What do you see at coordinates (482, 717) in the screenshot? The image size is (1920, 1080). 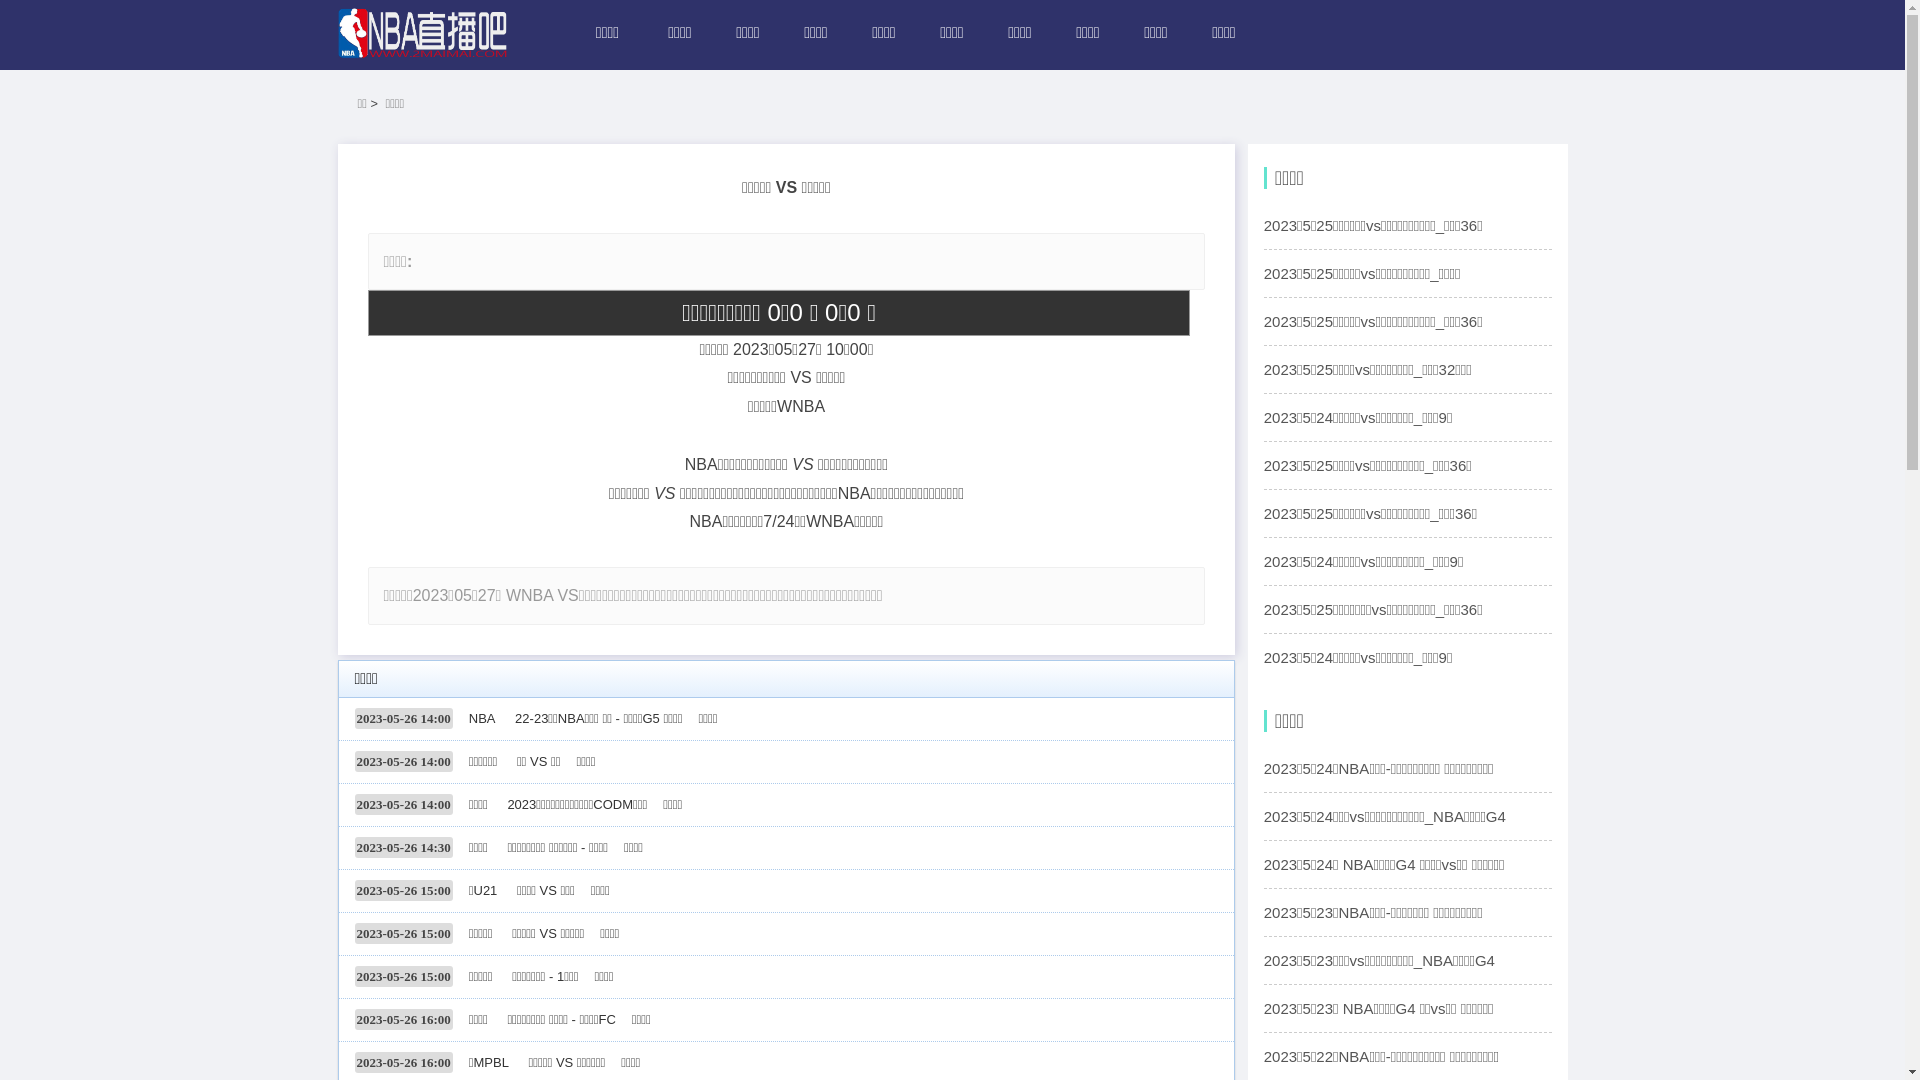 I see `'NBA'` at bounding box center [482, 717].